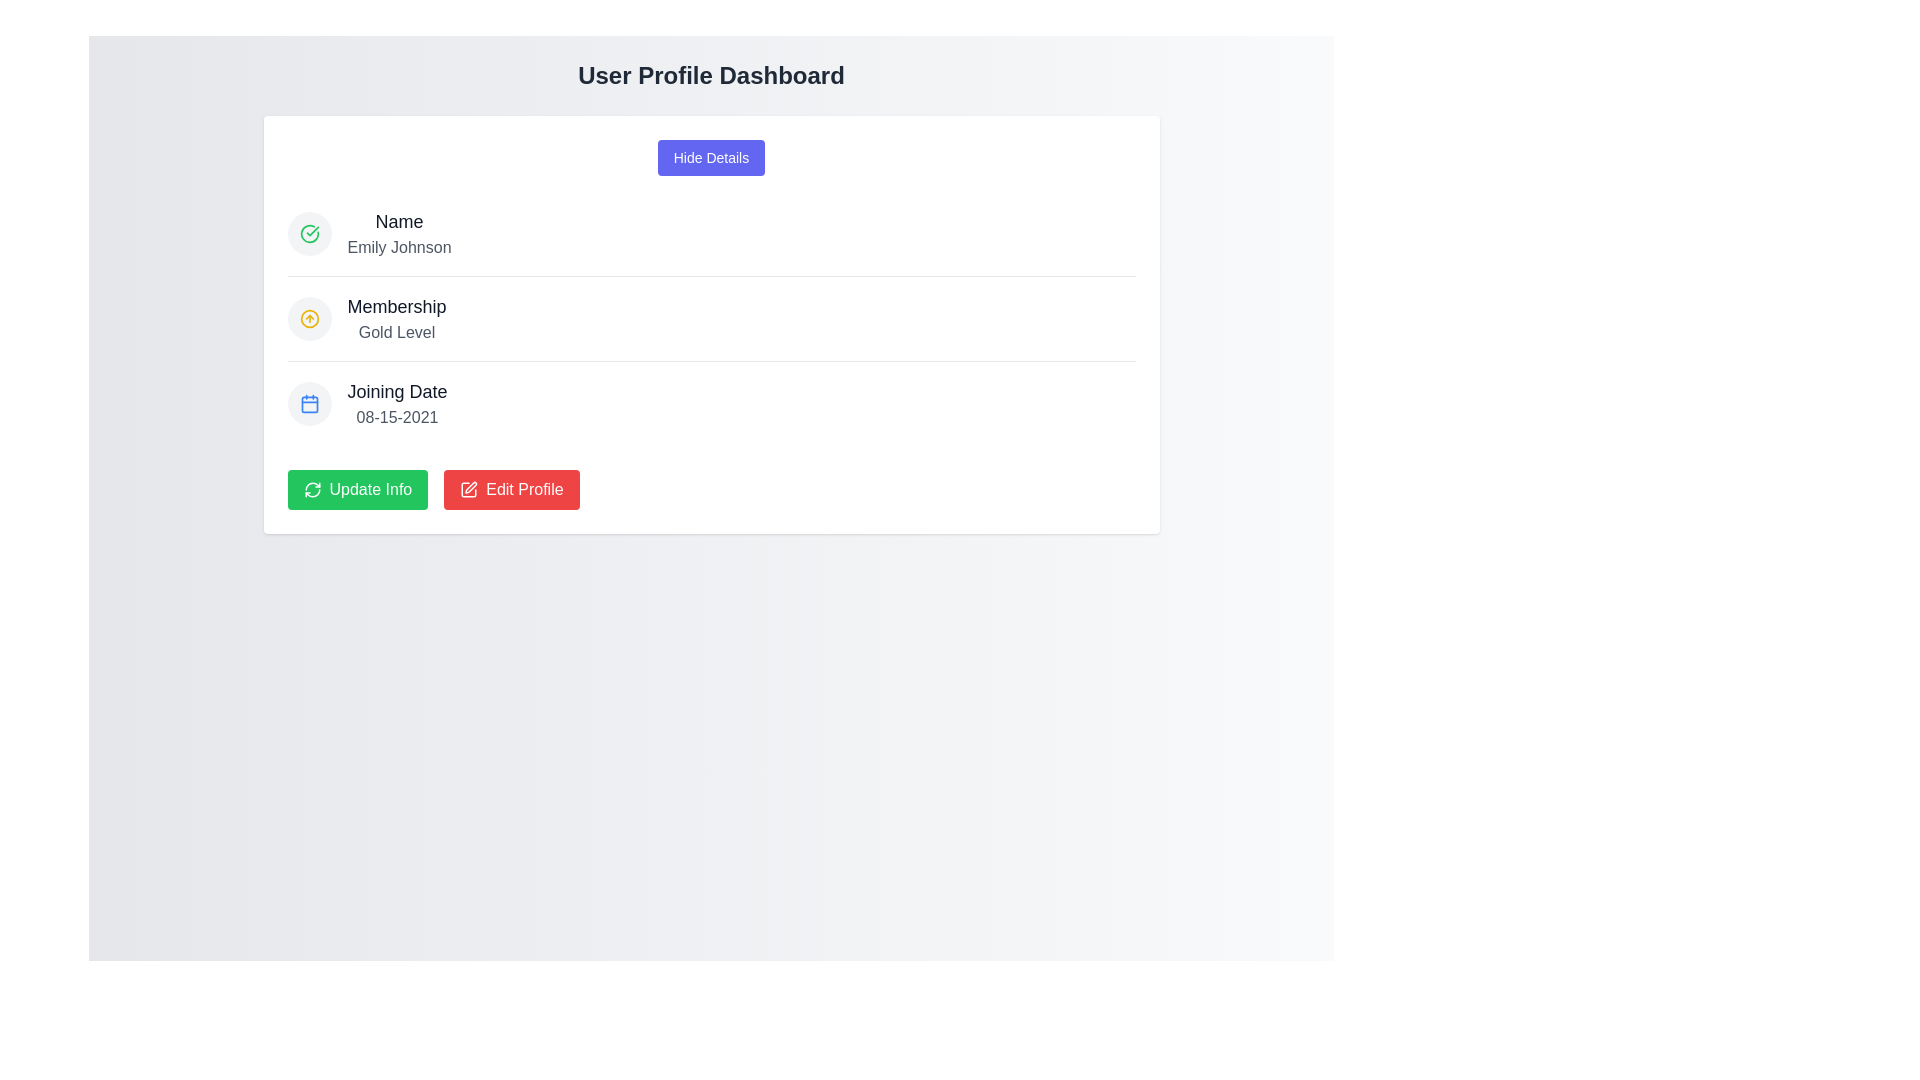 This screenshot has width=1920, height=1080. What do you see at coordinates (308, 318) in the screenshot?
I see `the visual indicator icon representing the 'Gold Level' status in the 'Membership' section, which is located to the left of the 'Membership' label` at bounding box center [308, 318].